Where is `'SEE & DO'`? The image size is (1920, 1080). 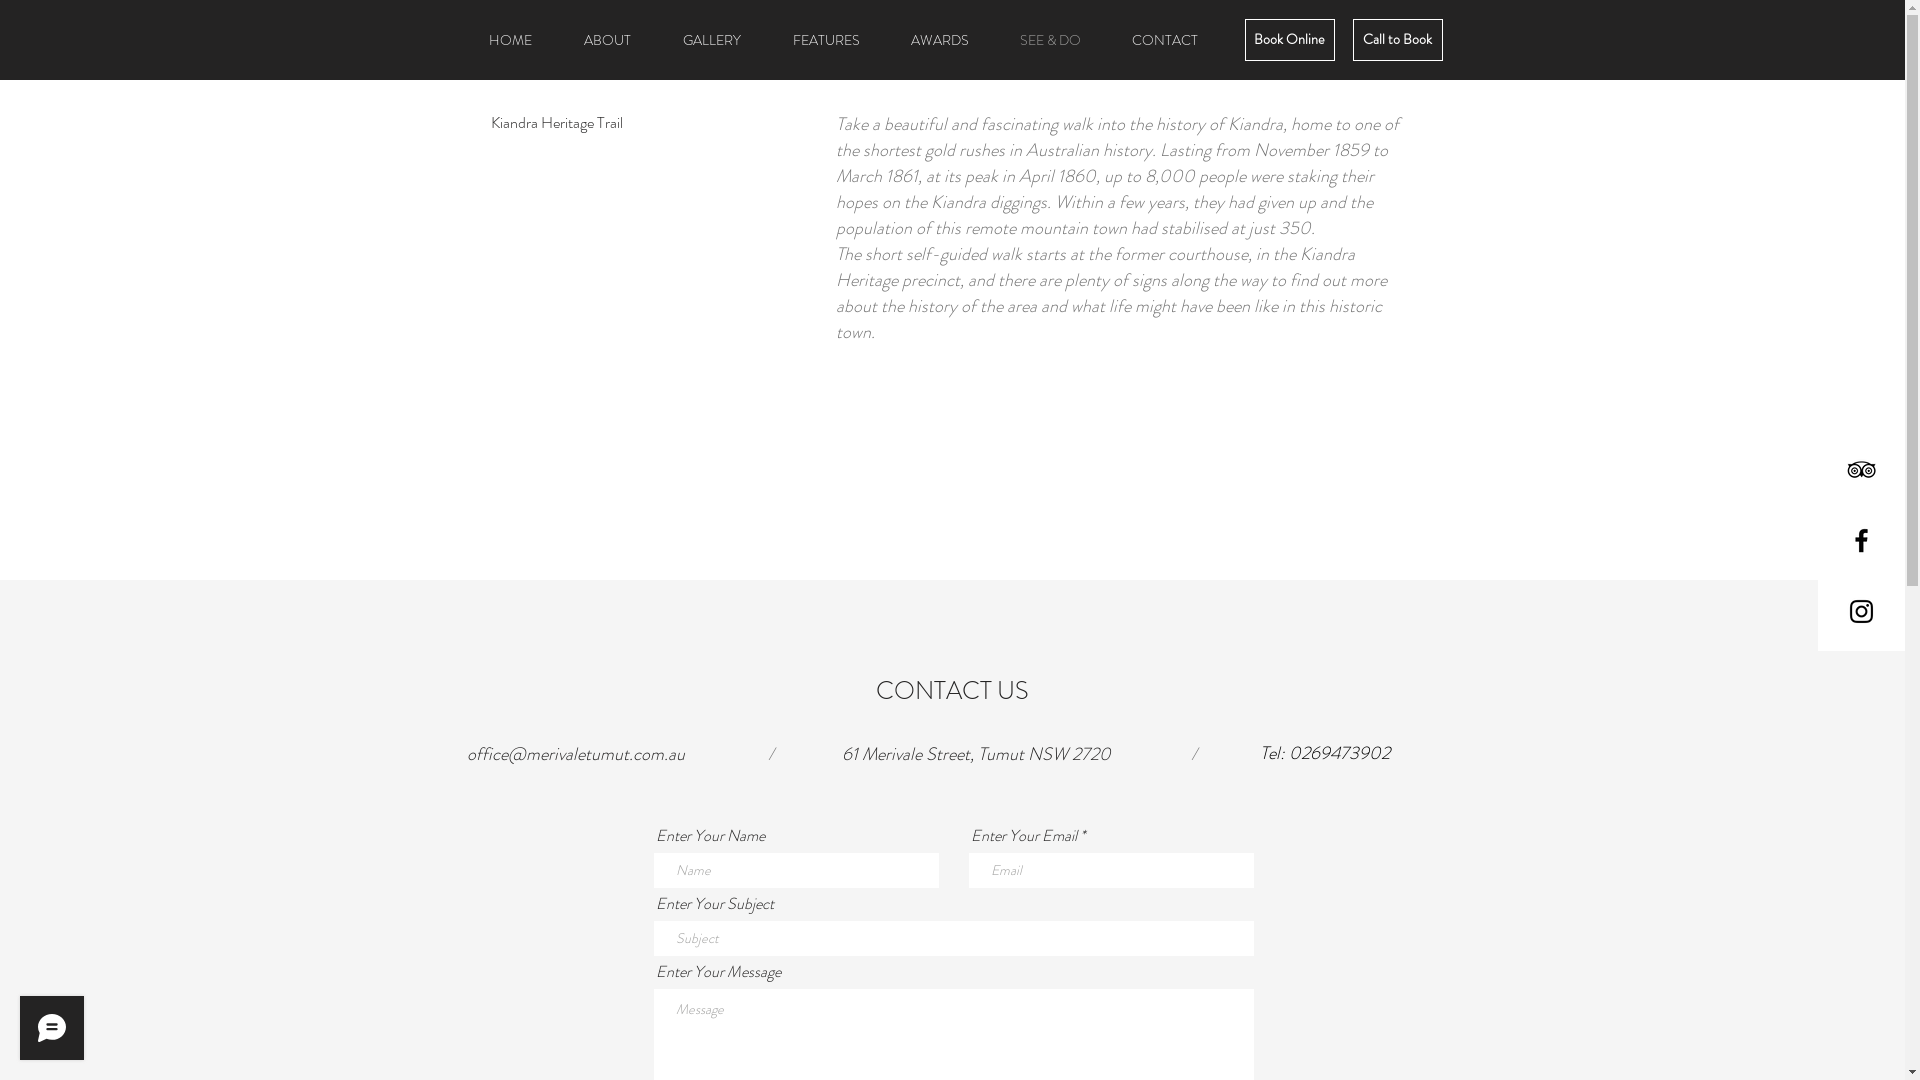
'SEE & DO' is located at coordinates (993, 39).